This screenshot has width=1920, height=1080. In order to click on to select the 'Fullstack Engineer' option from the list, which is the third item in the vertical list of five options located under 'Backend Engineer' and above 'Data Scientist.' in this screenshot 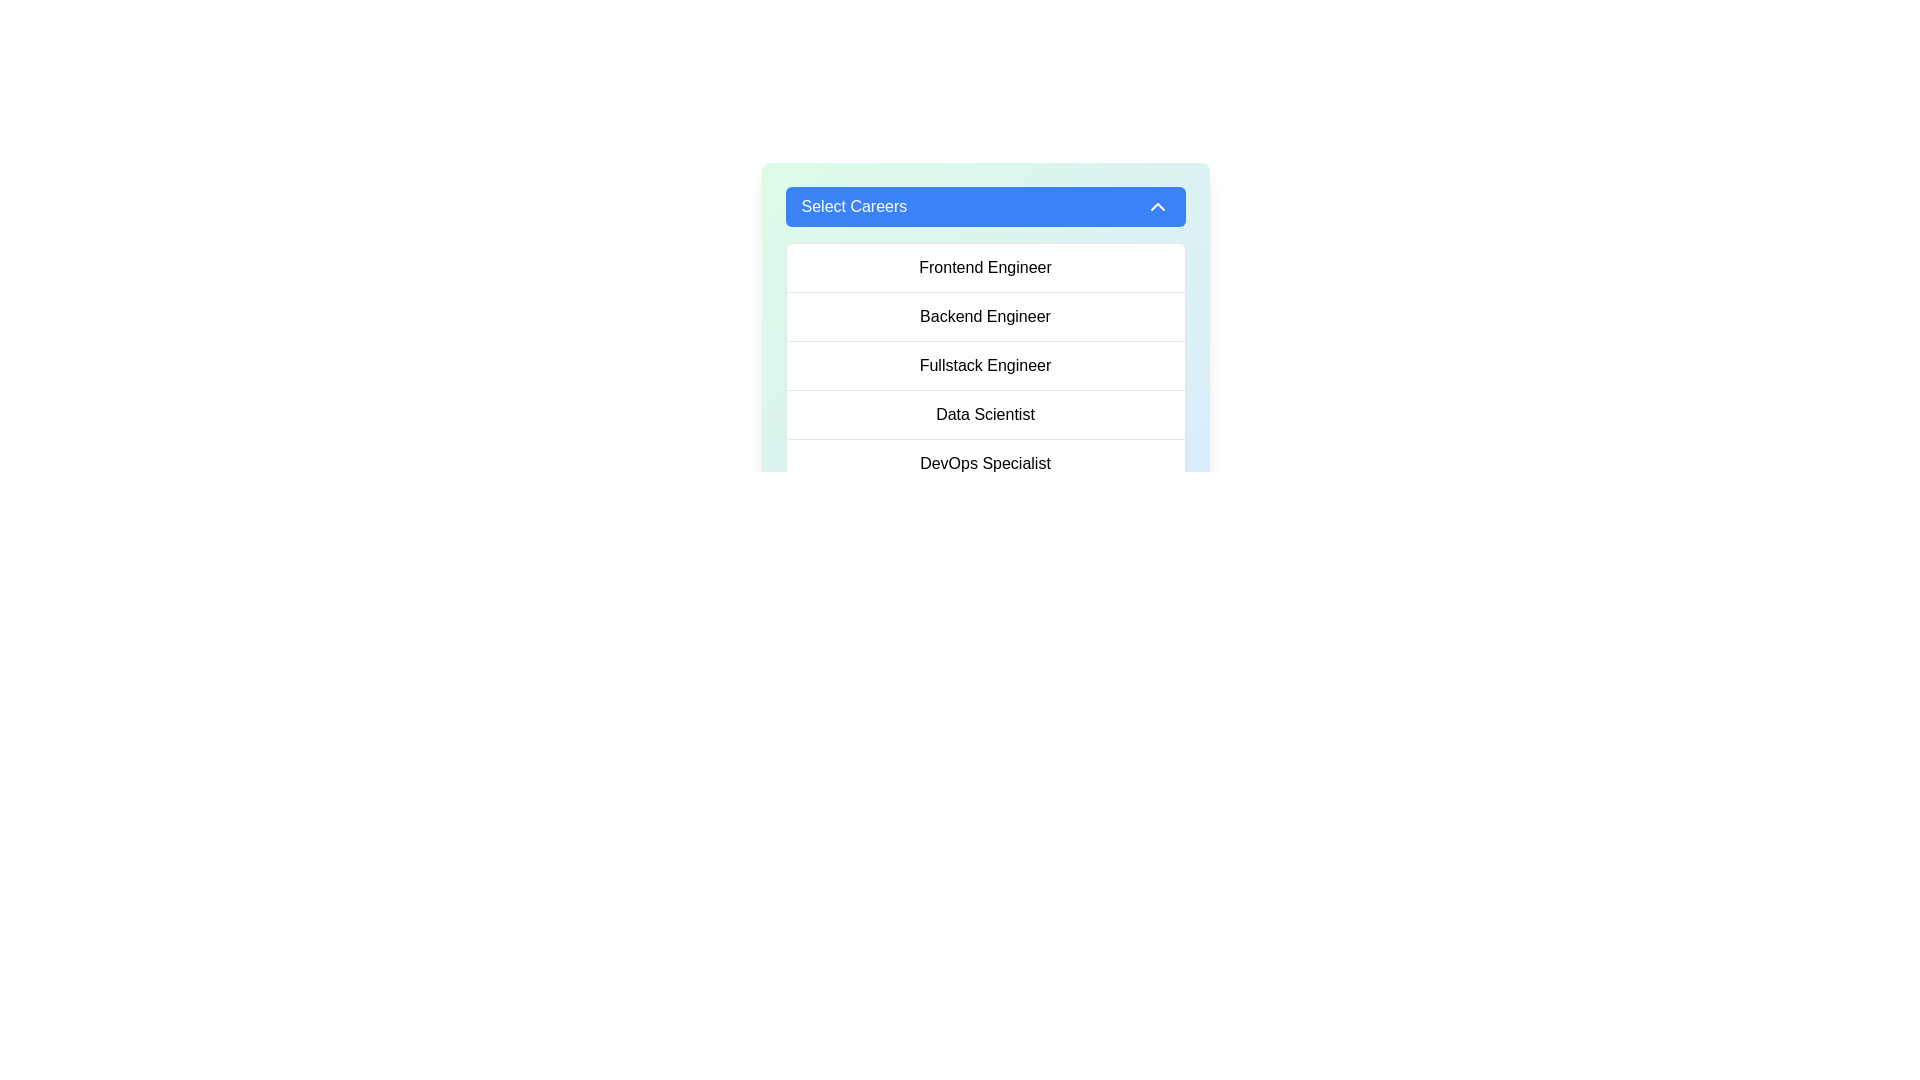, I will do `click(985, 366)`.